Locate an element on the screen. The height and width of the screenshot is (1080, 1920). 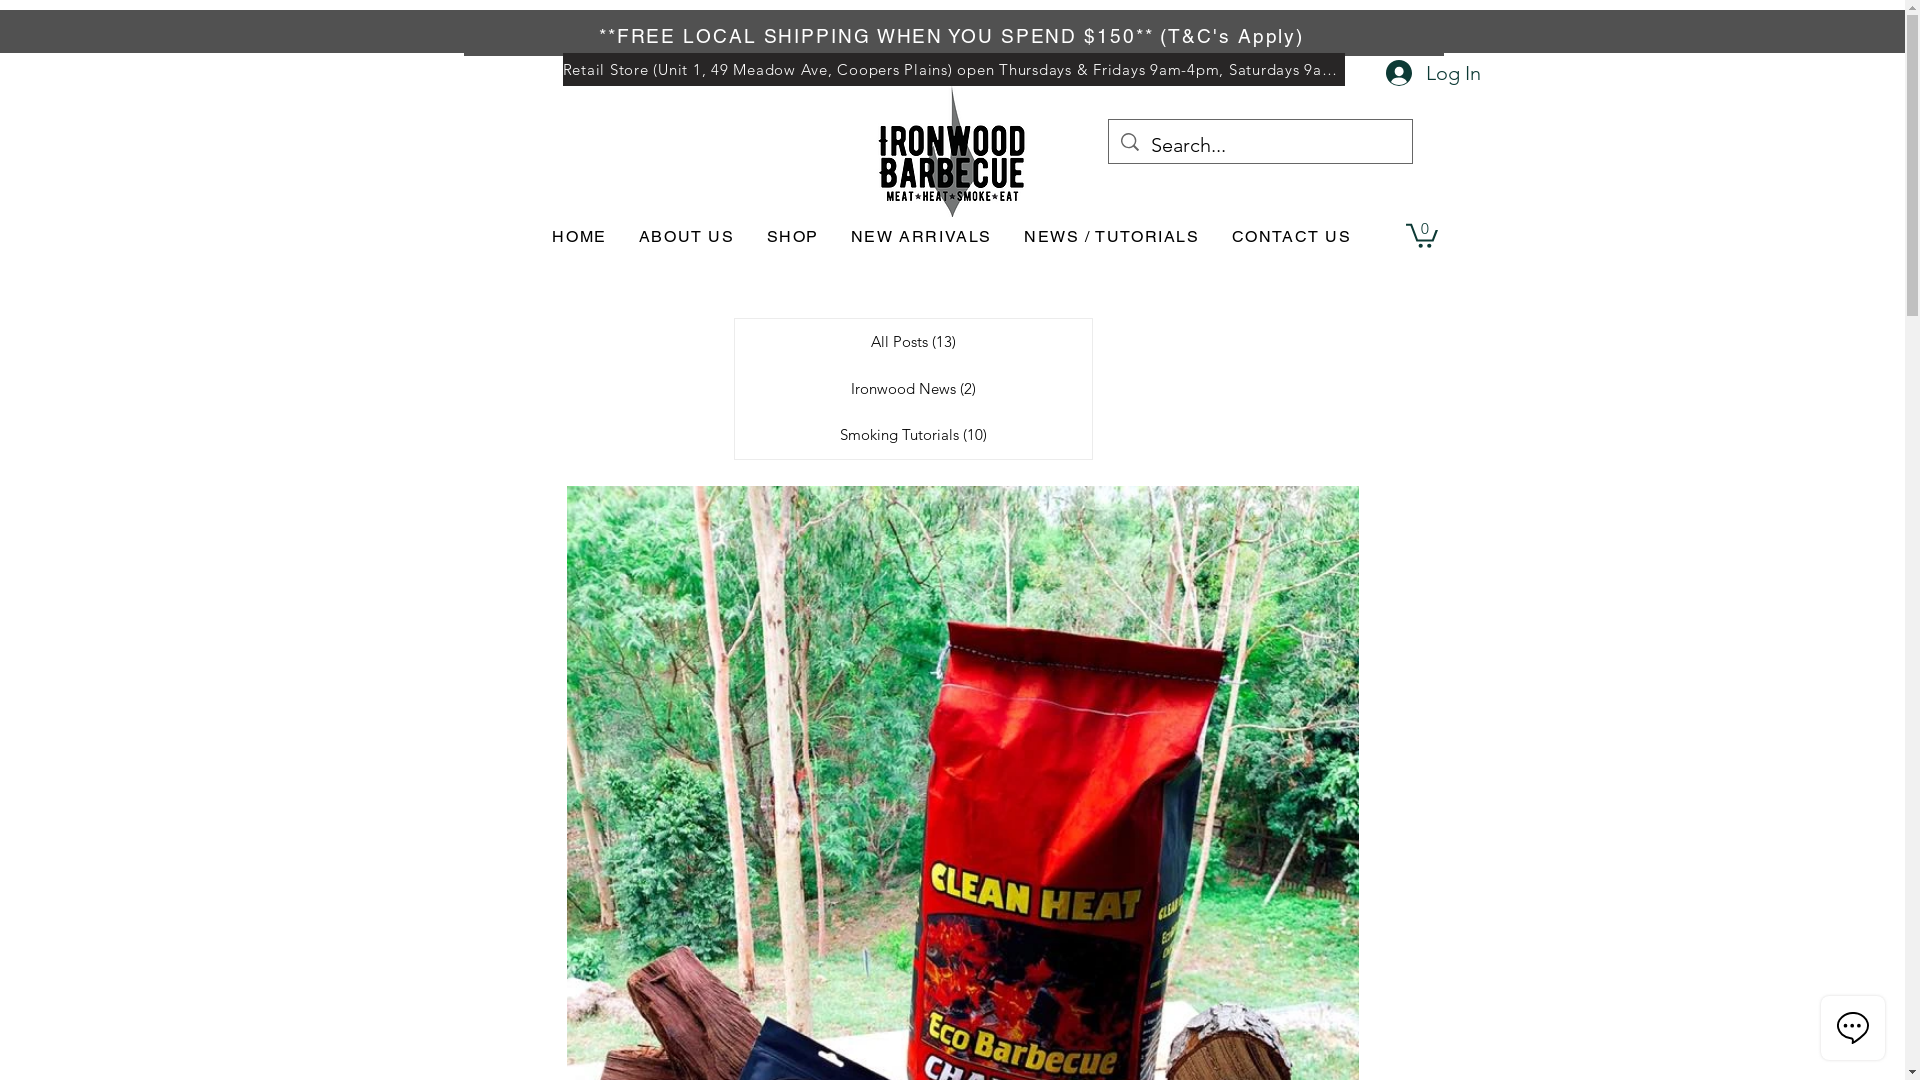
'CONTACT US' is located at coordinates (1291, 236).